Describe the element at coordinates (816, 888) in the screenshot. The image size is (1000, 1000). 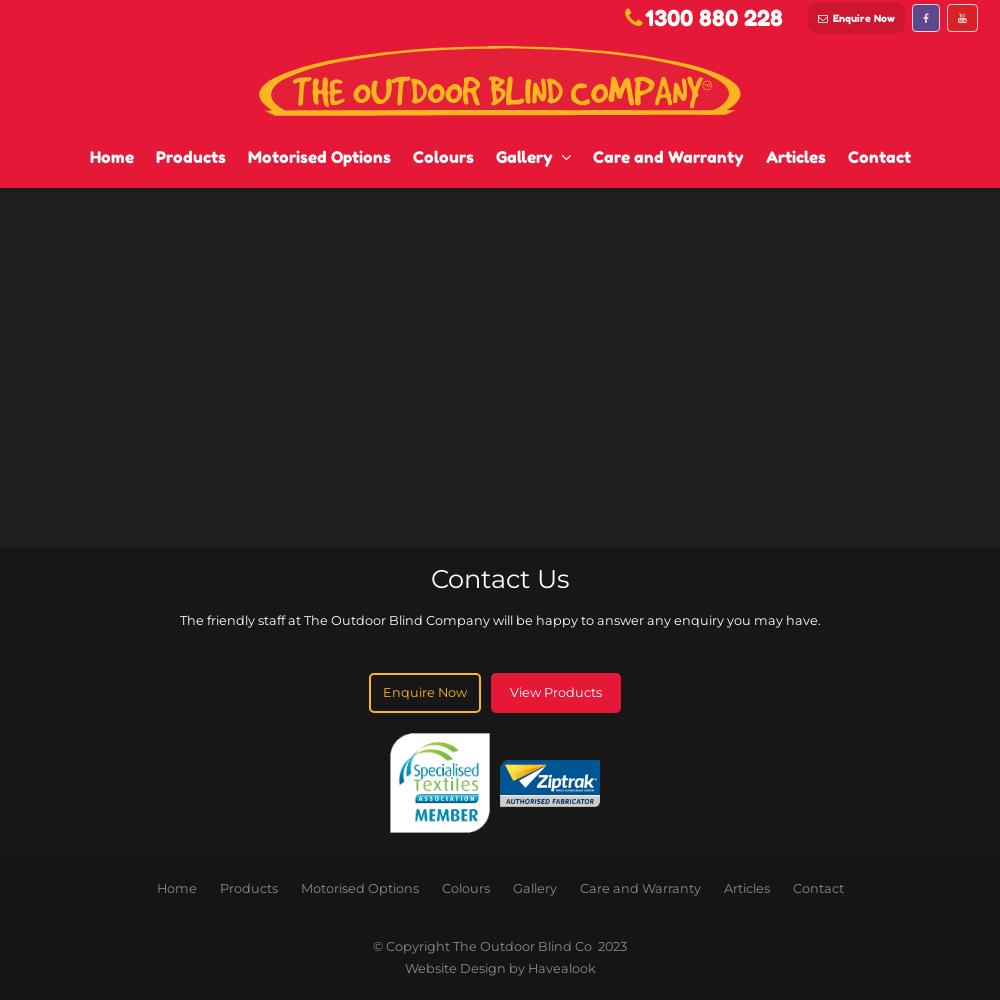
I see `'Contact'` at that location.